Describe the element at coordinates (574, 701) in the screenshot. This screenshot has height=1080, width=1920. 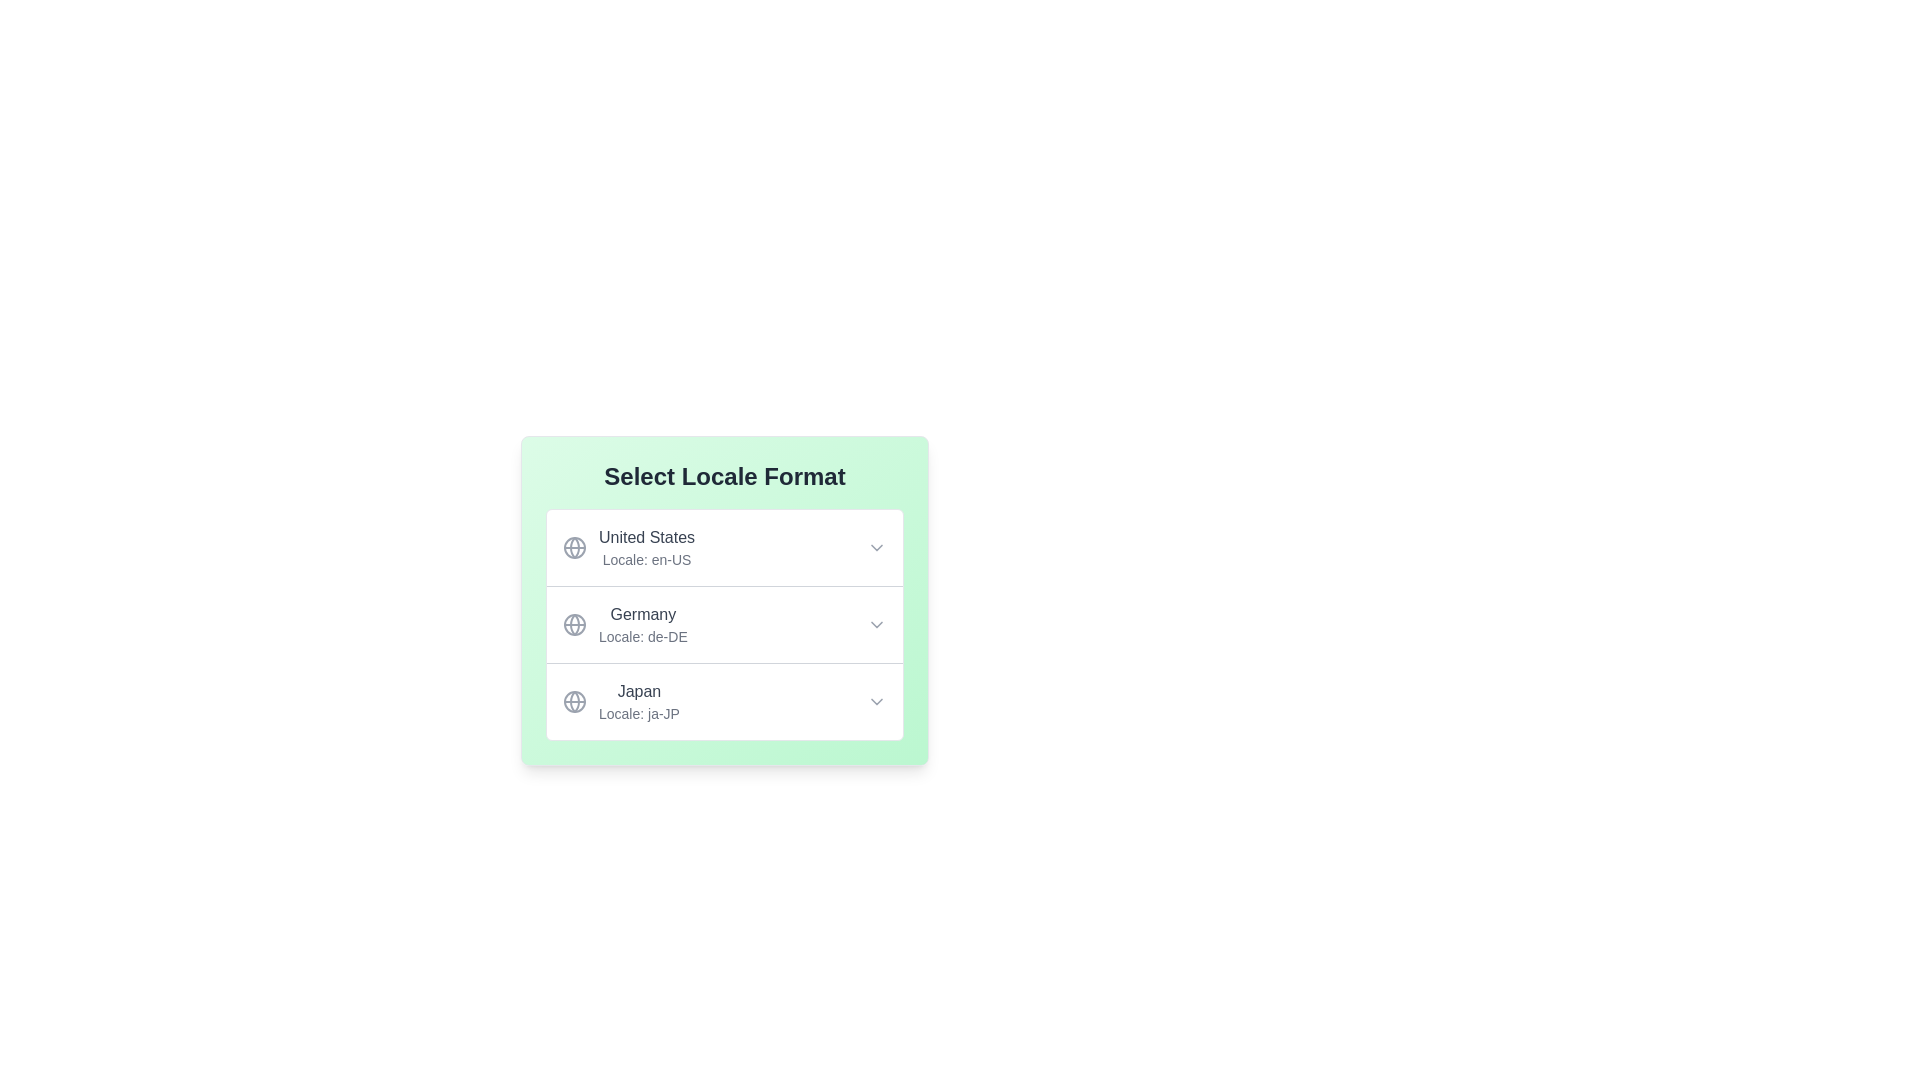
I see `the outermost circular part of the globe icon, which is part of the 'Select Locale Format' group, near the 'United States' option` at that location.